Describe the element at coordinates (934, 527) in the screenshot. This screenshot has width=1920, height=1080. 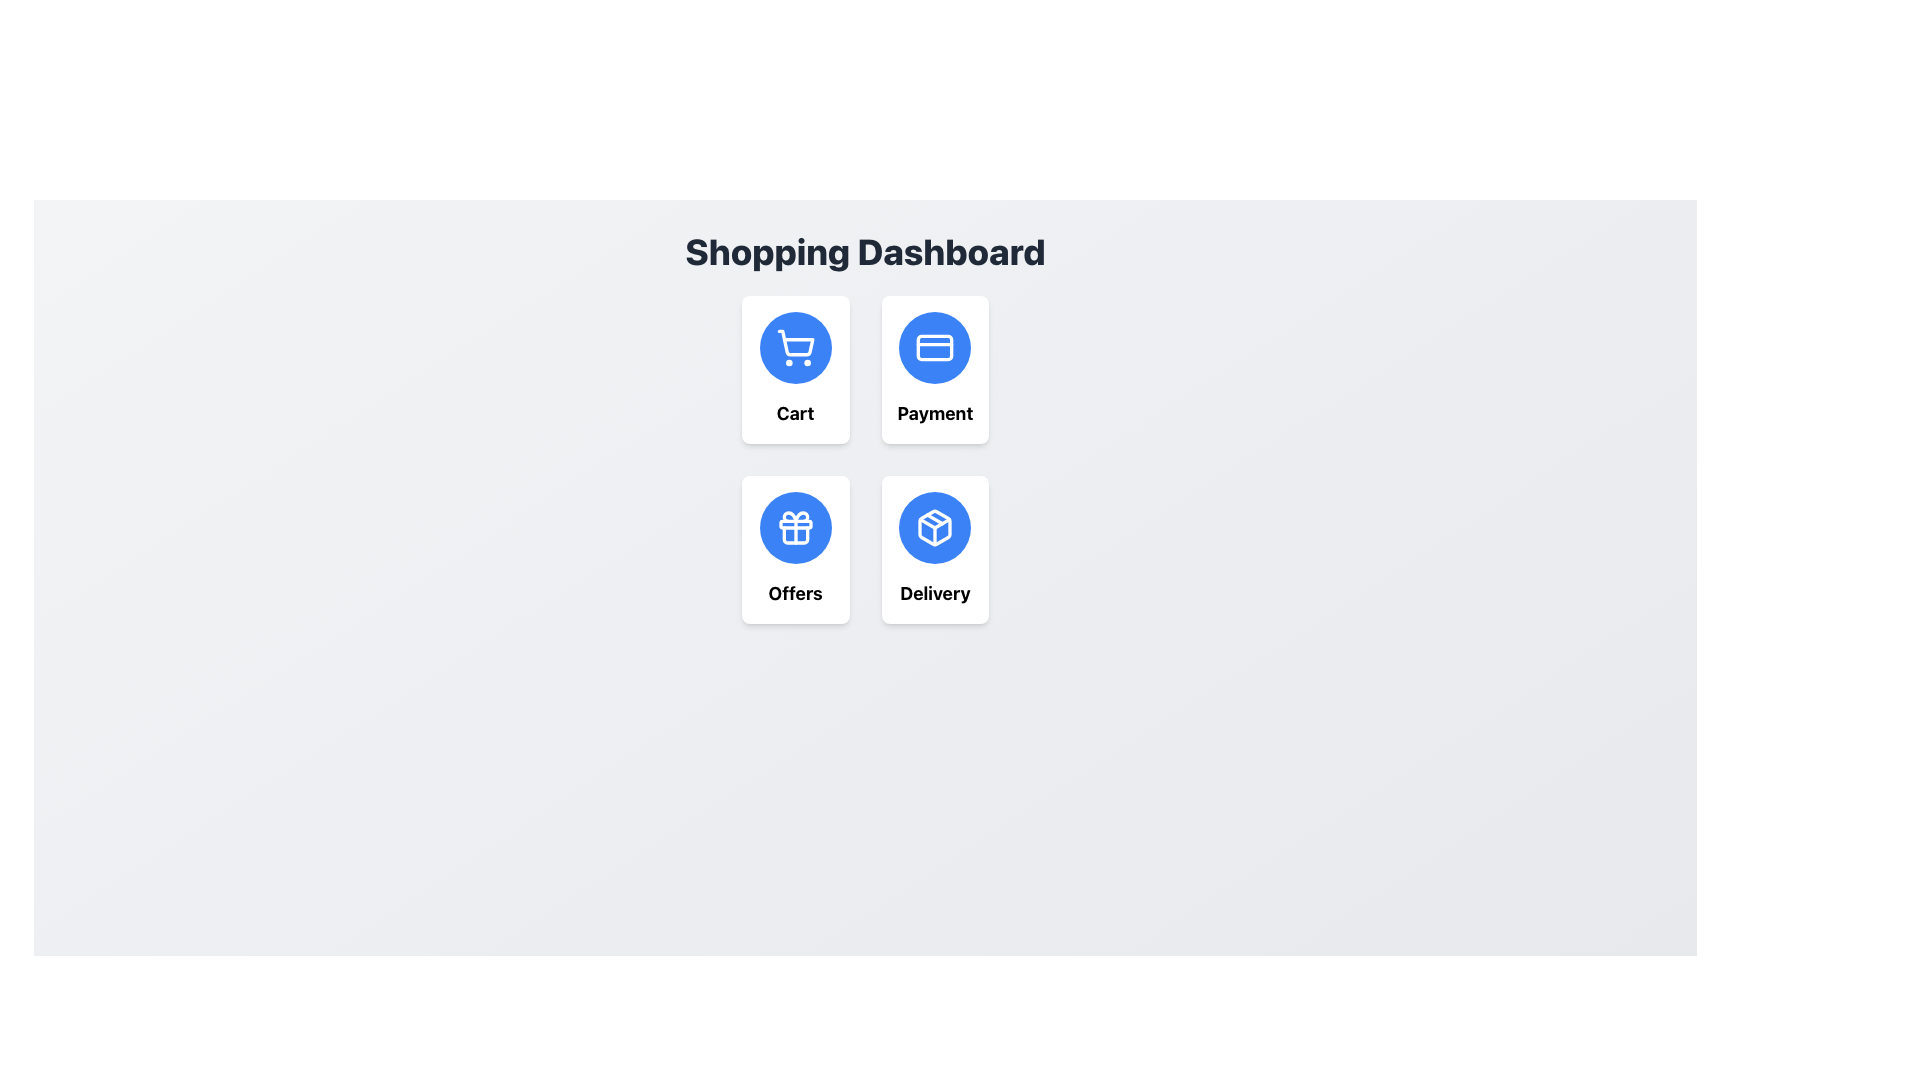
I see `the 'Delivery' icon located in the lower right button of the 2x2 grid of action buttons` at that location.